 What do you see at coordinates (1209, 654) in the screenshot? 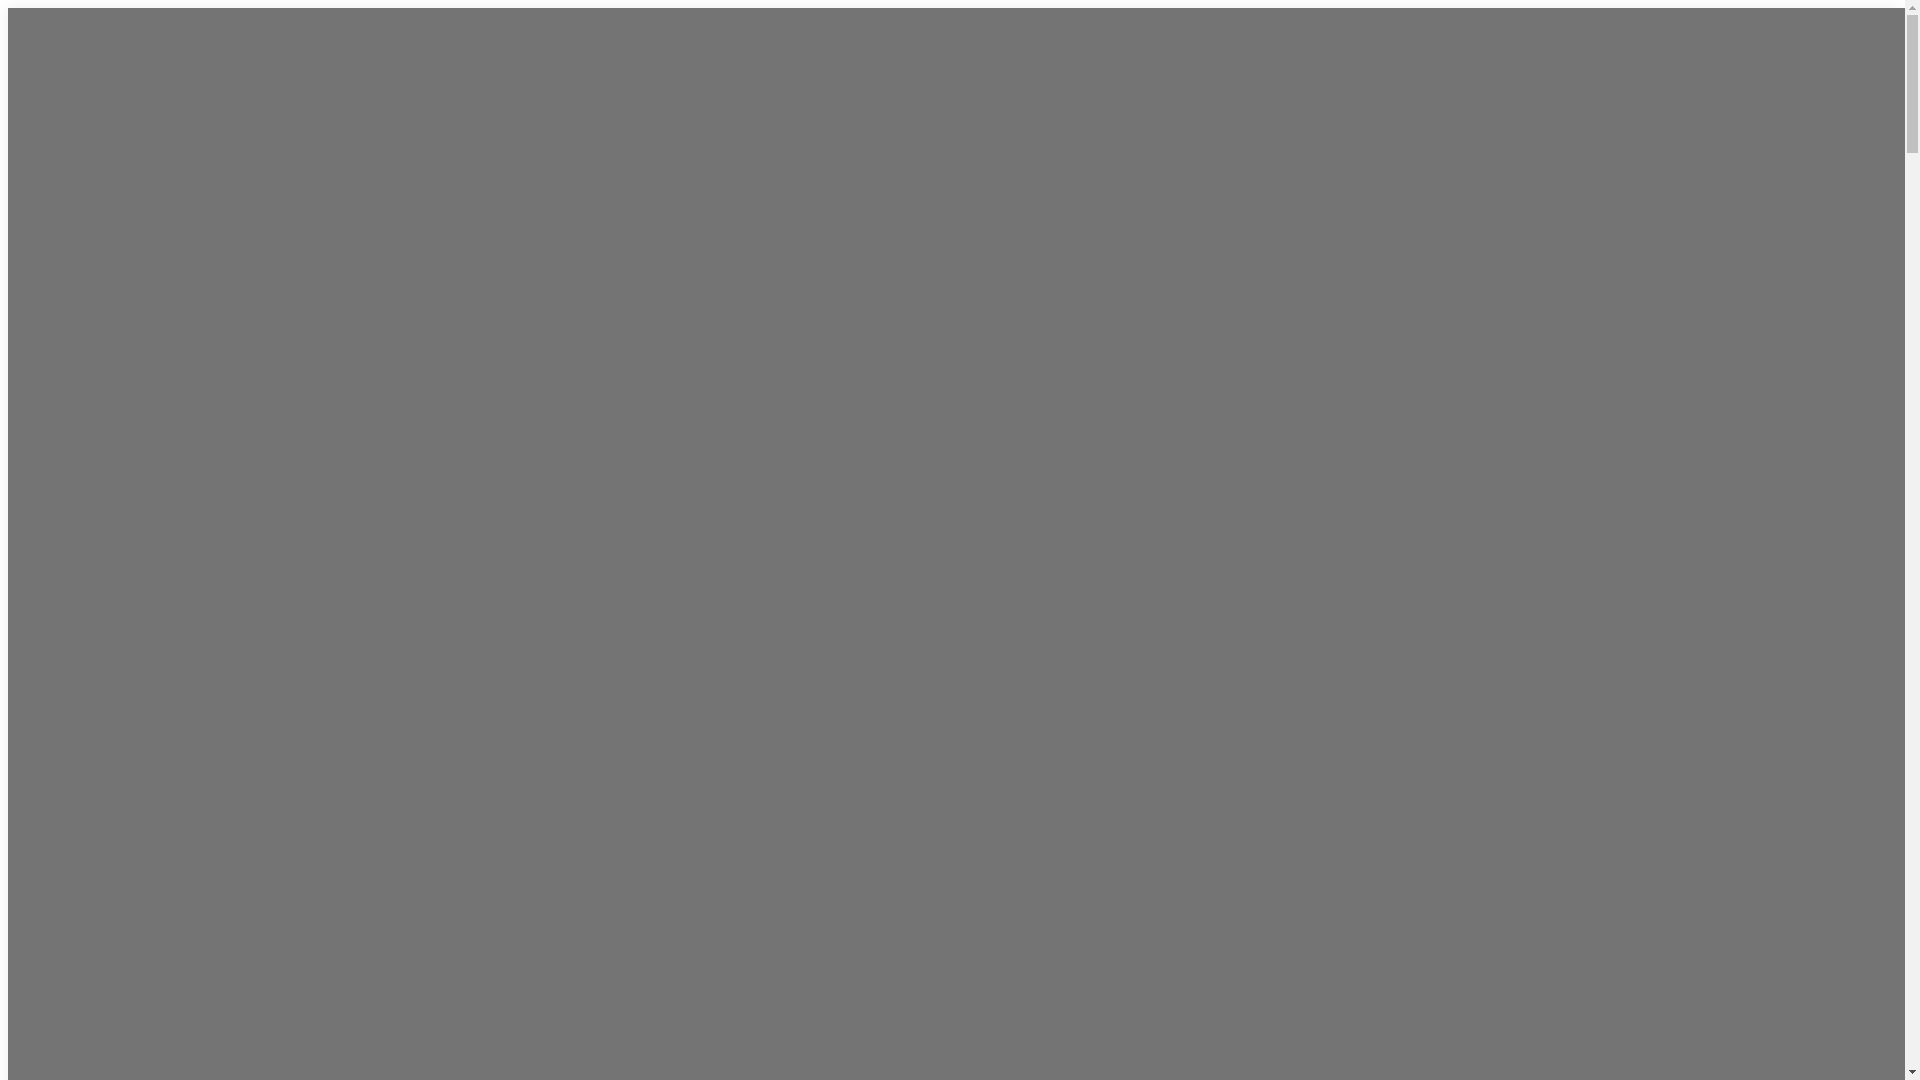
I see `'02 8318 0788'` at bounding box center [1209, 654].